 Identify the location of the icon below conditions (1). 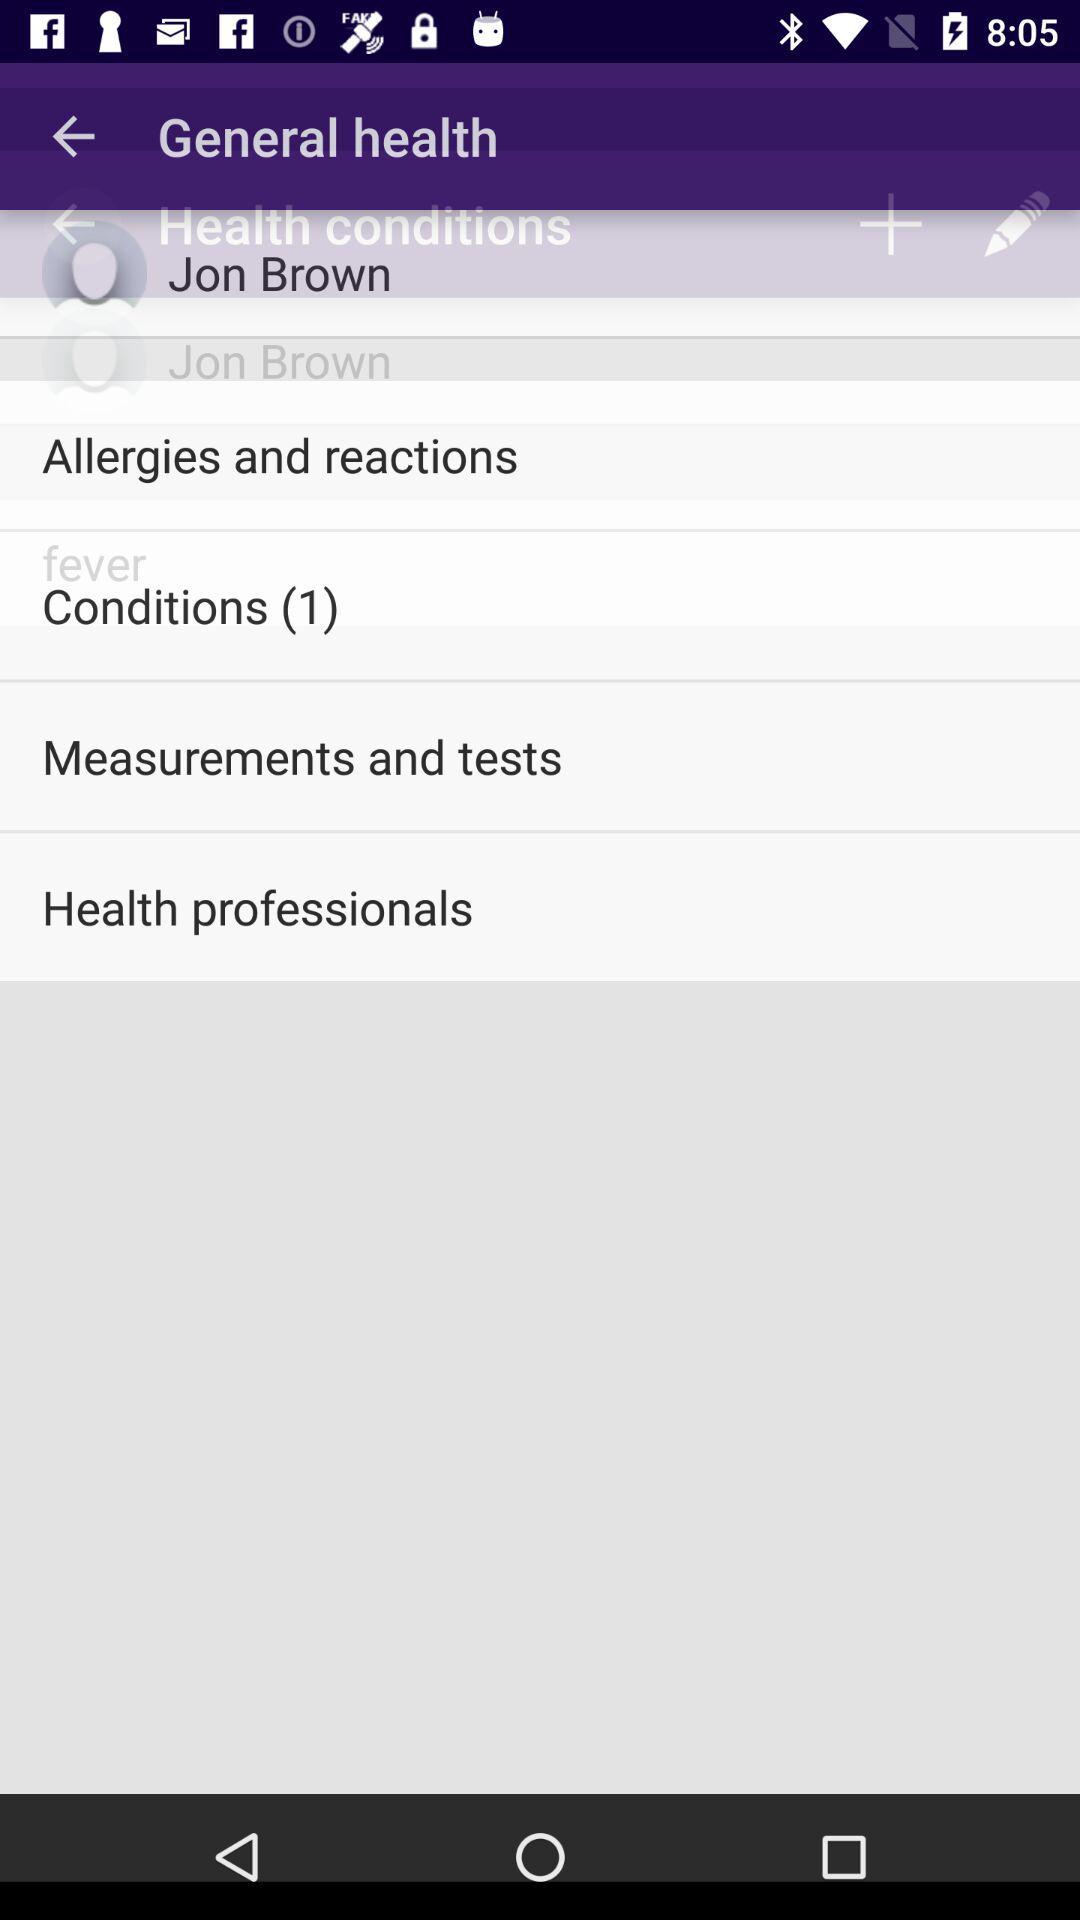
(540, 755).